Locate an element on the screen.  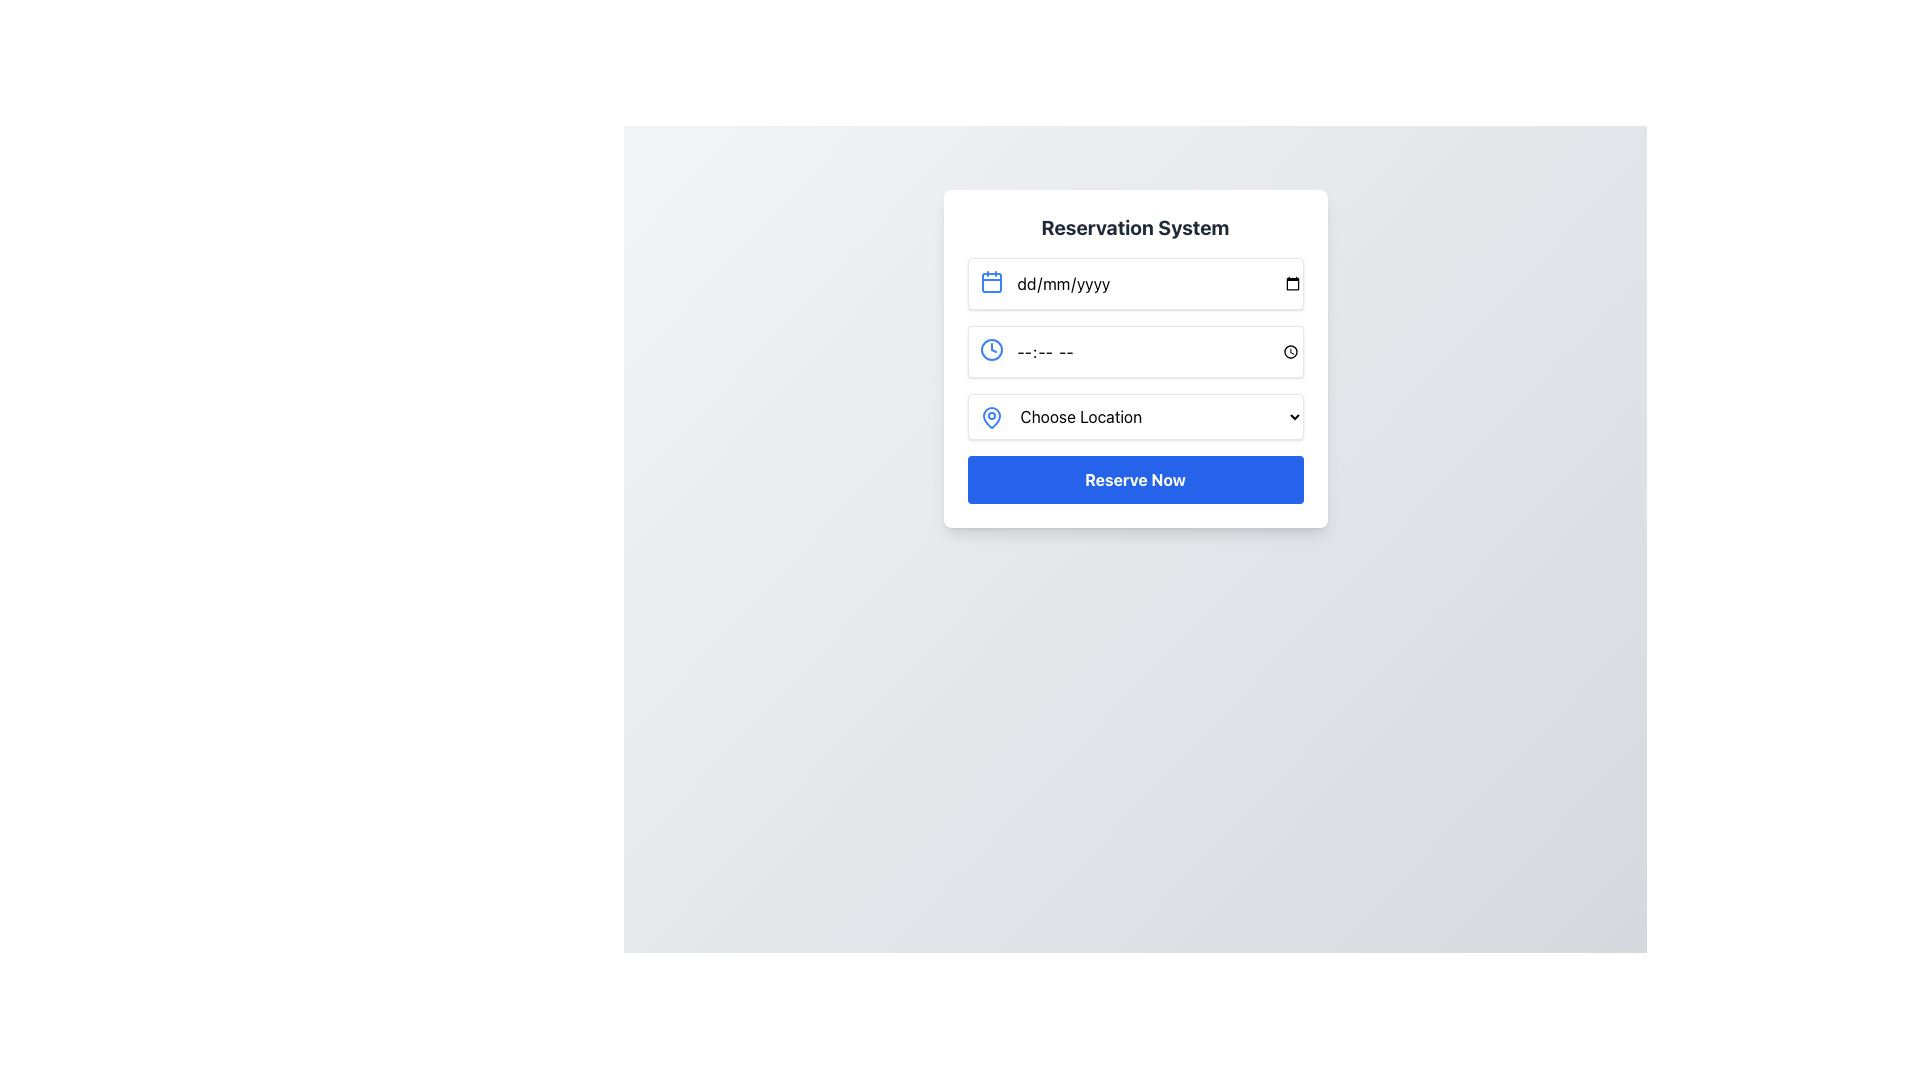
the Date Input Field in the Reservation System is located at coordinates (1135, 284).